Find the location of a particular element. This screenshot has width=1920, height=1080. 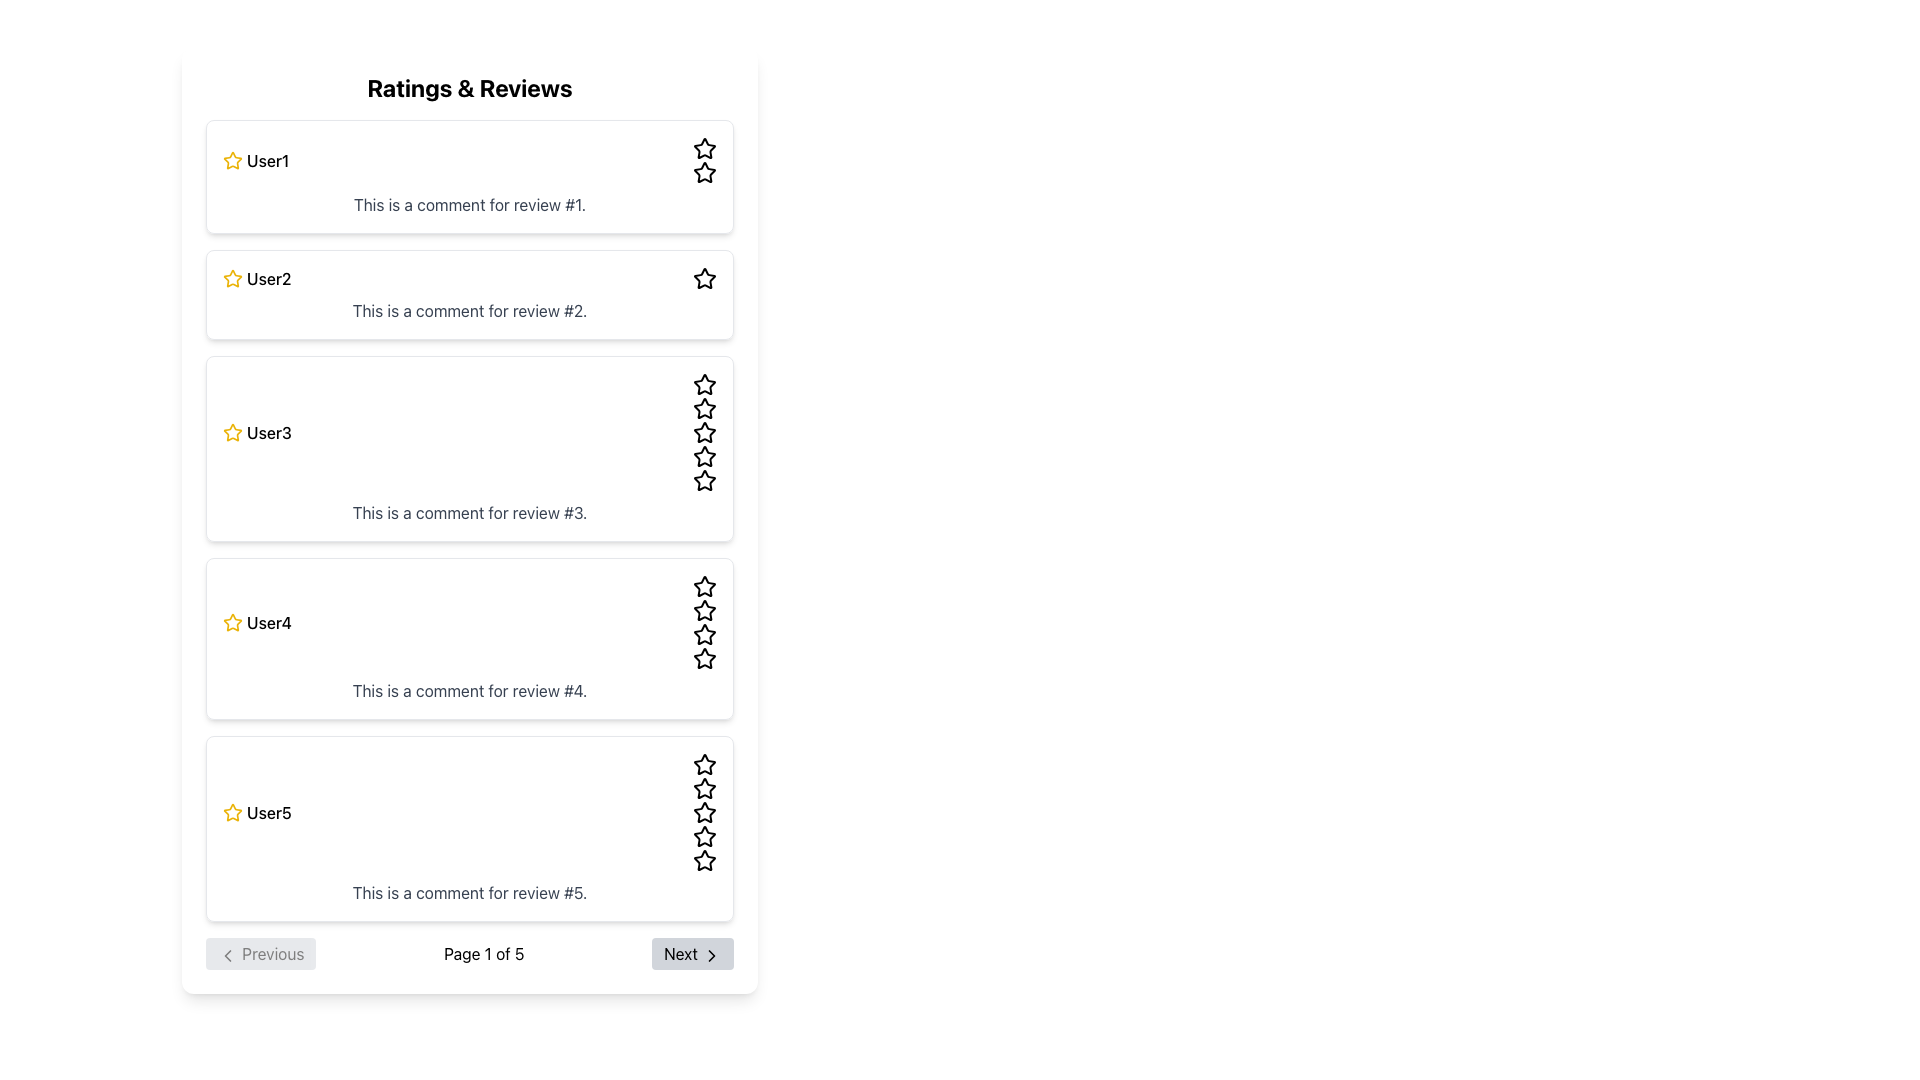

the 'User4' label, which indicates the username of the individual associated with a specific review in the 'Ratings & Reviews' section, positioned between 'User3' and 'User5' is located at coordinates (268, 622).